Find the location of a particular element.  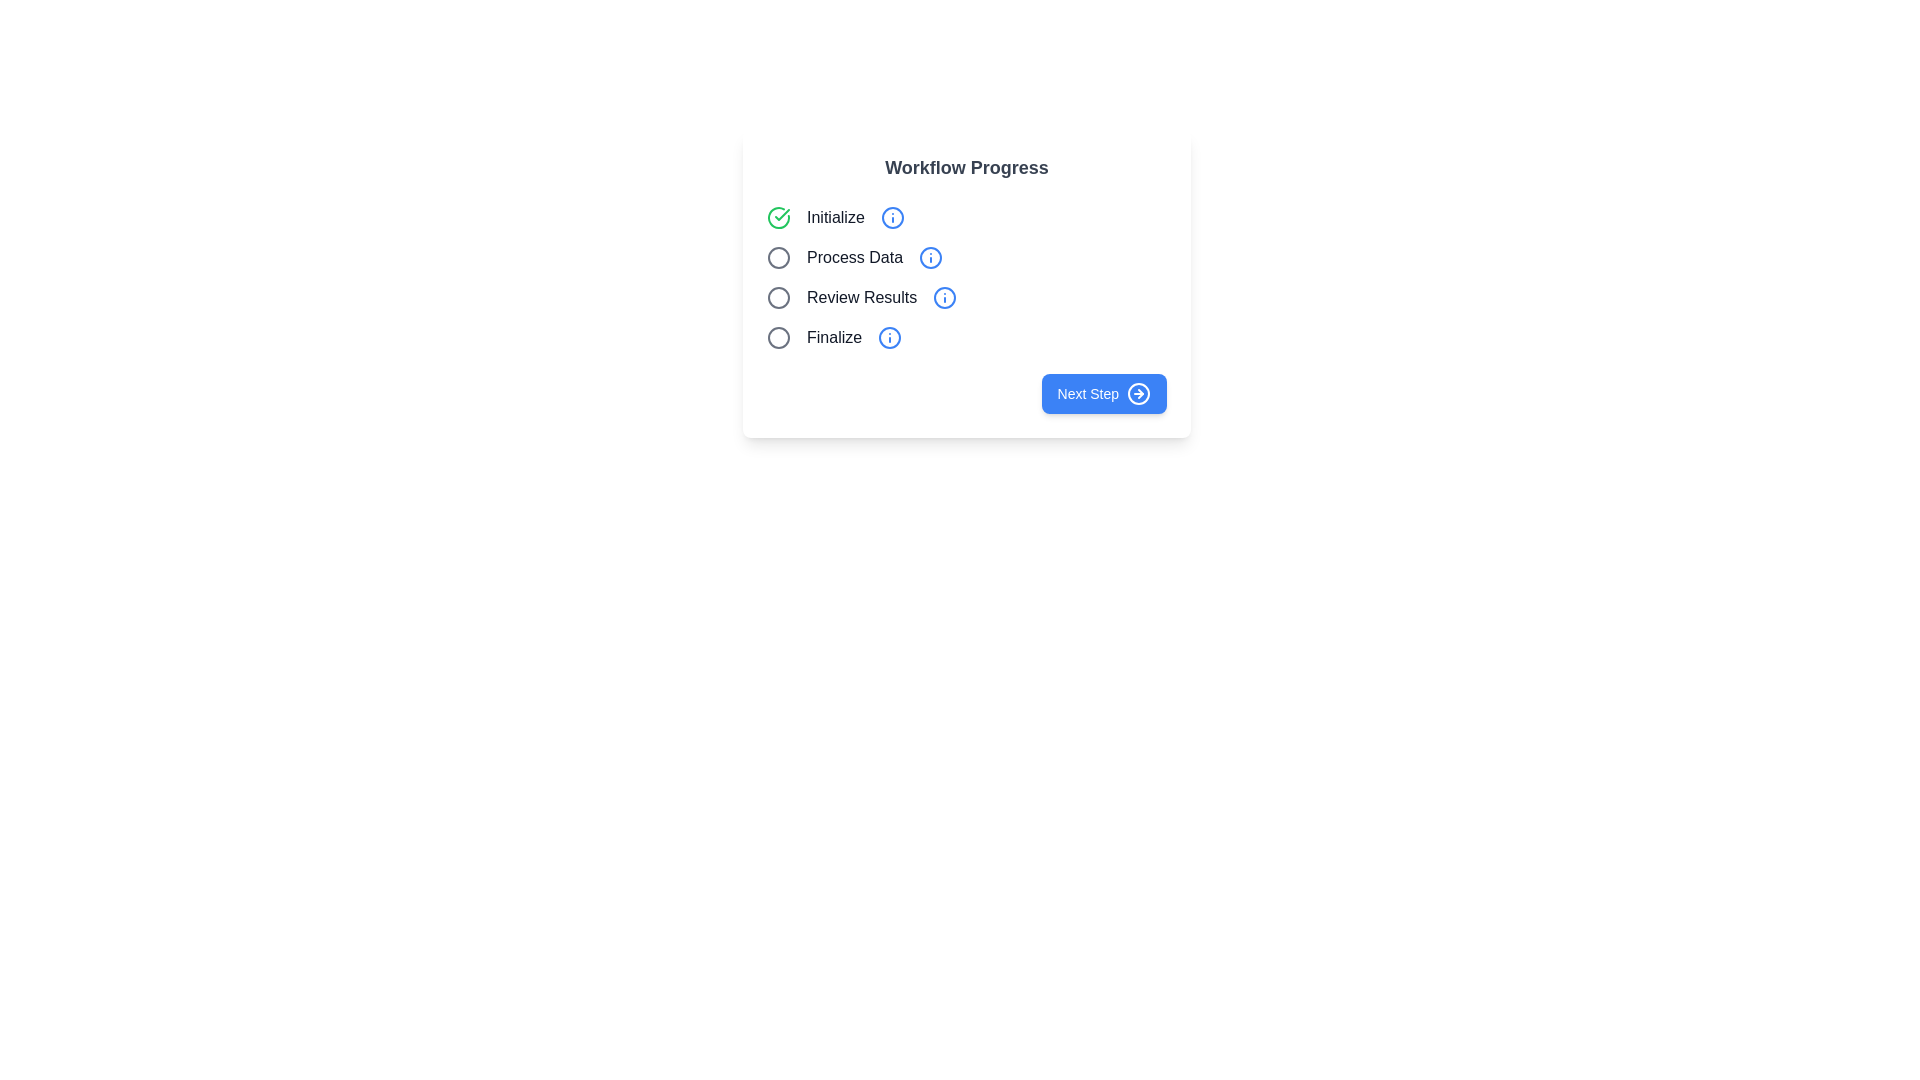

the 'Review Results' text label located in the 'Workflow Progress' section, which is the third option in a vertical list, emphasizing its importance with medium font-weight and dark gray color is located at coordinates (862, 297).